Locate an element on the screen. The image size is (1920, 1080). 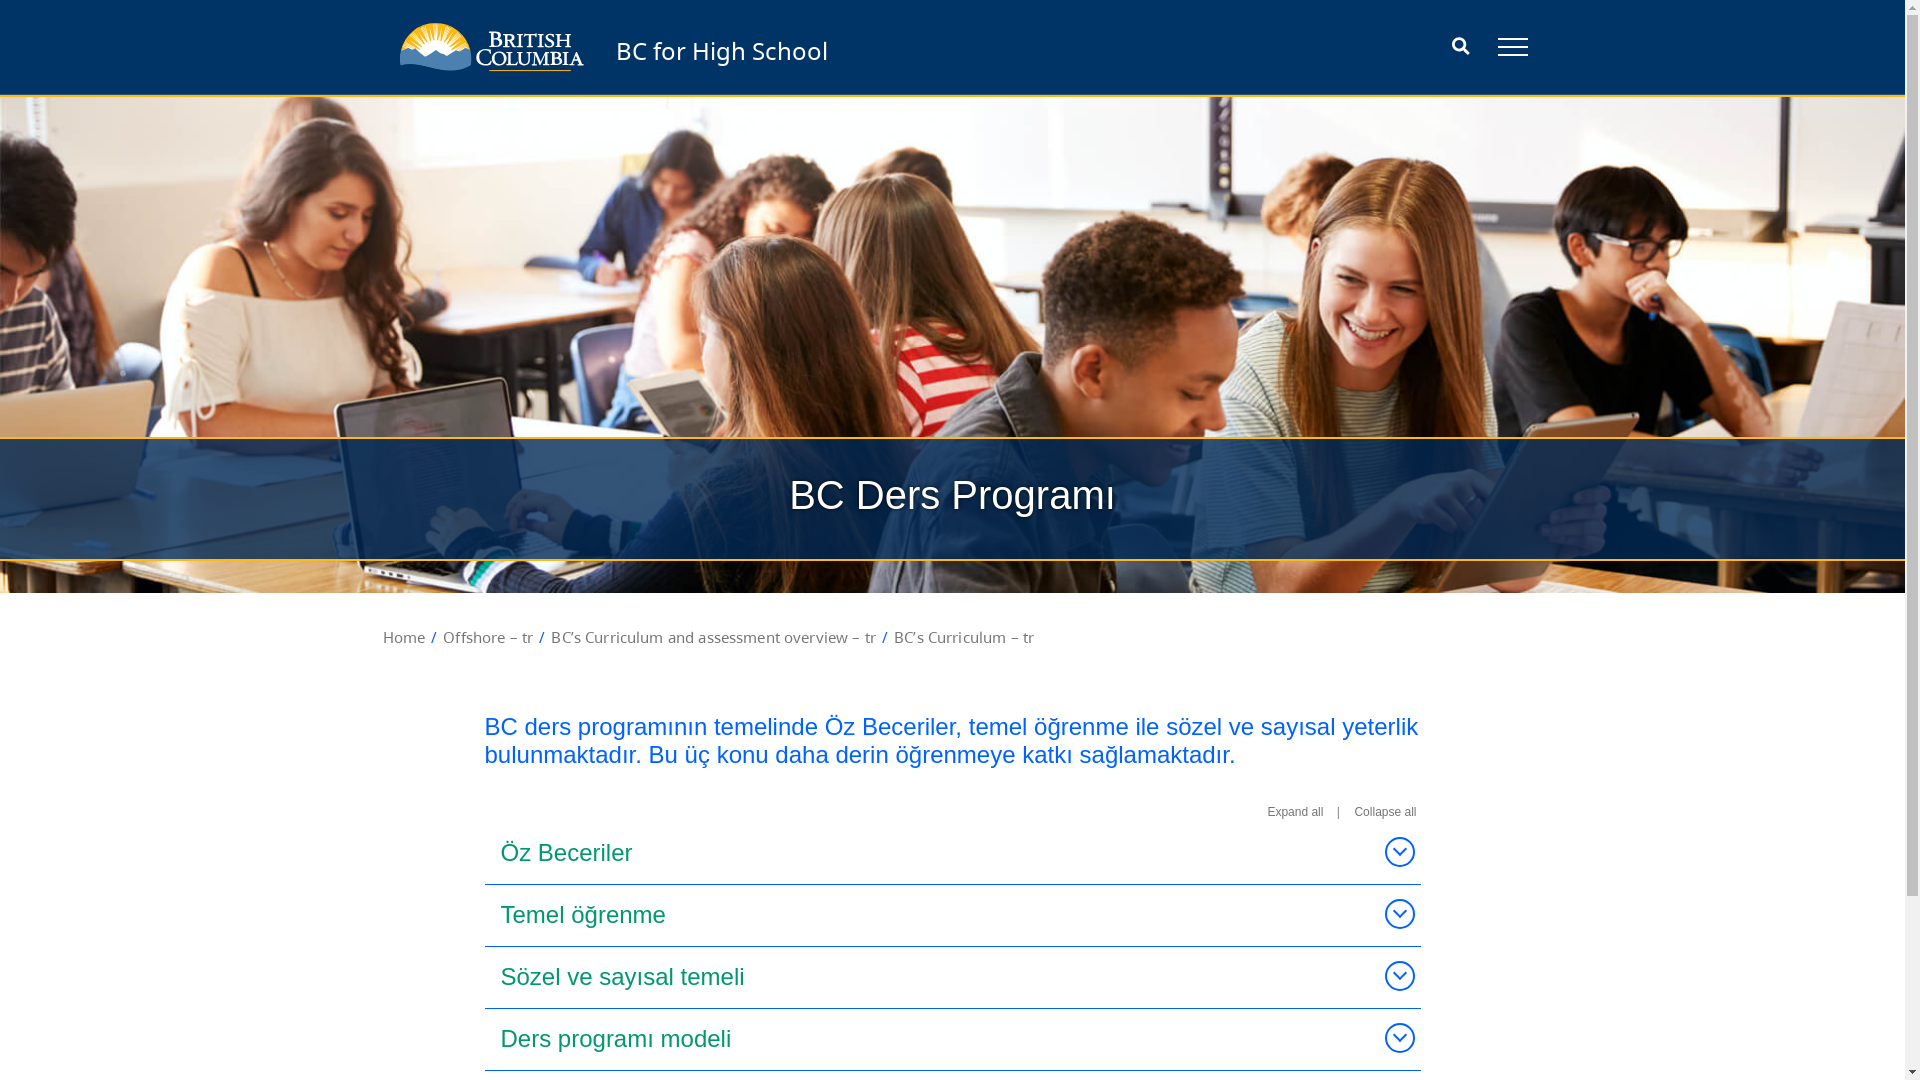
'Expand all' is located at coordinates (1295, 812).